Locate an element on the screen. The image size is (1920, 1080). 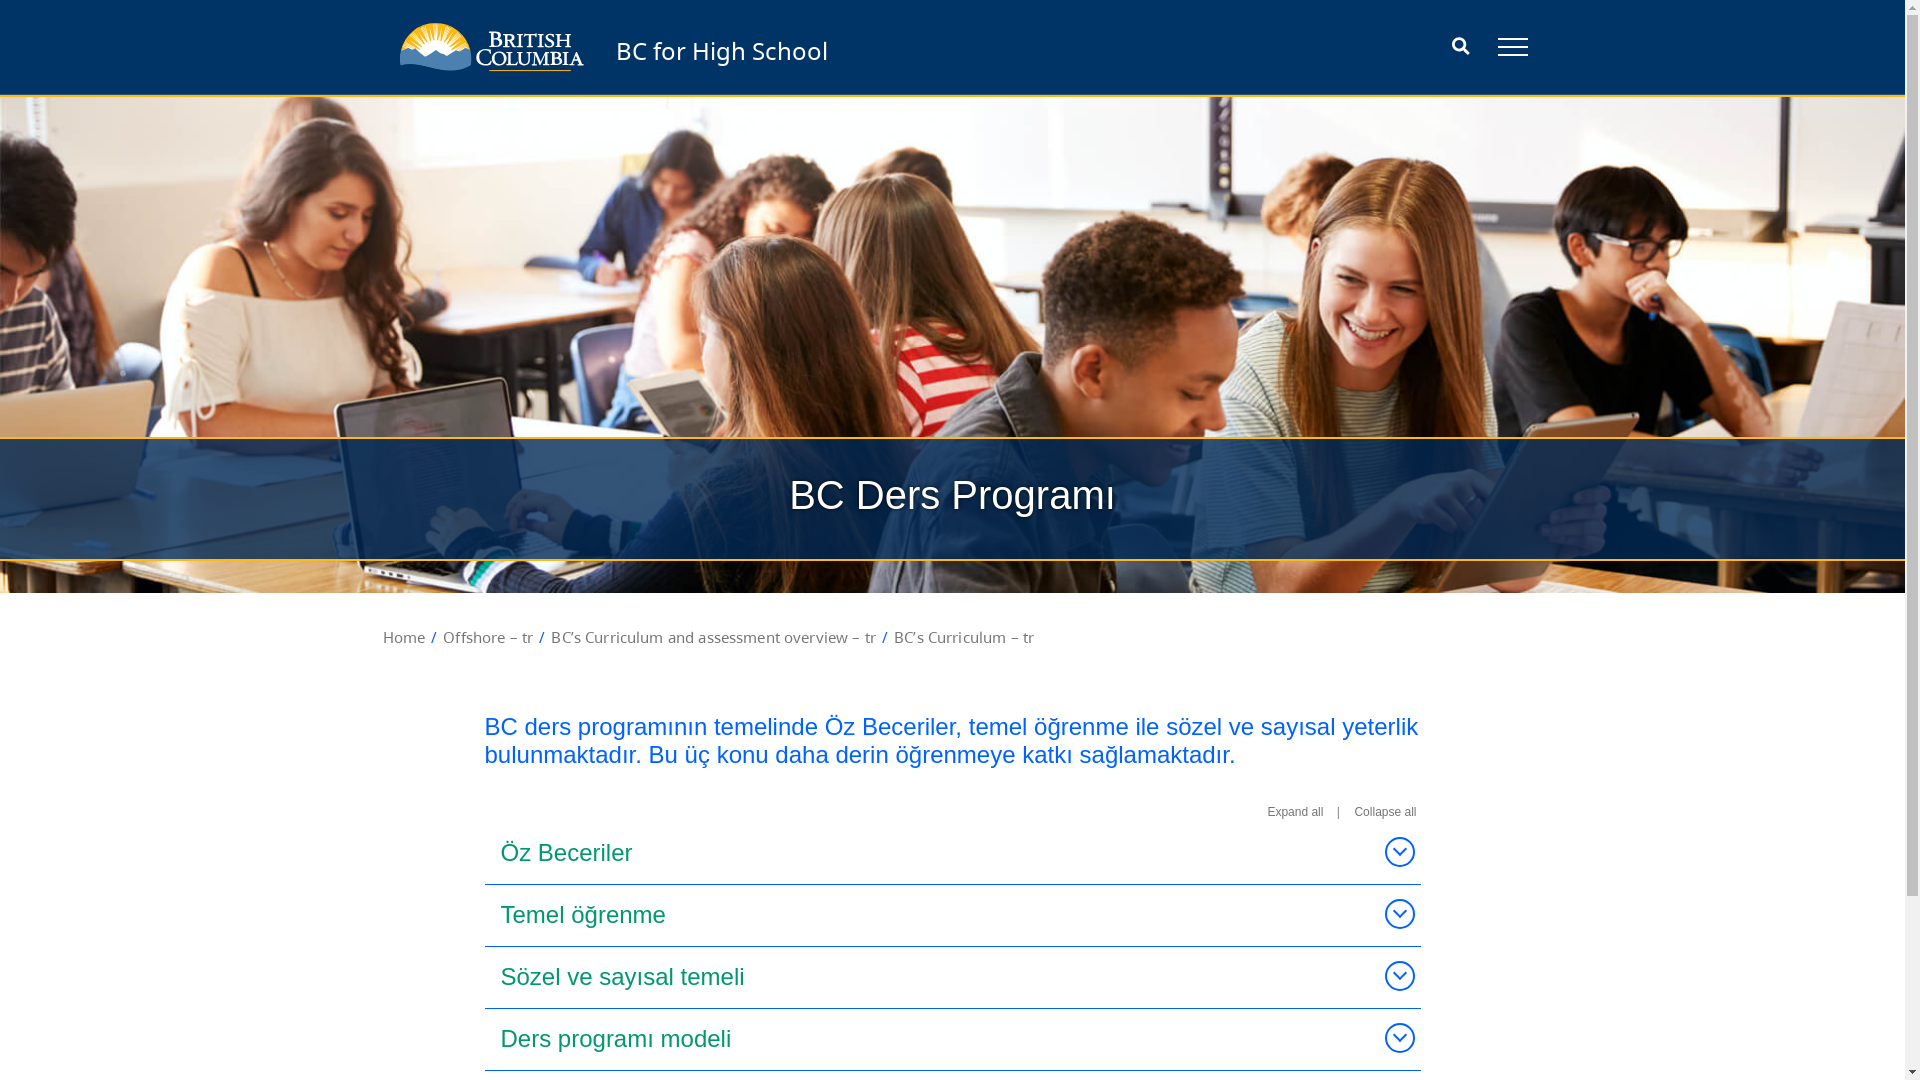
'Expand all' is located at coordinates (1295, 812).